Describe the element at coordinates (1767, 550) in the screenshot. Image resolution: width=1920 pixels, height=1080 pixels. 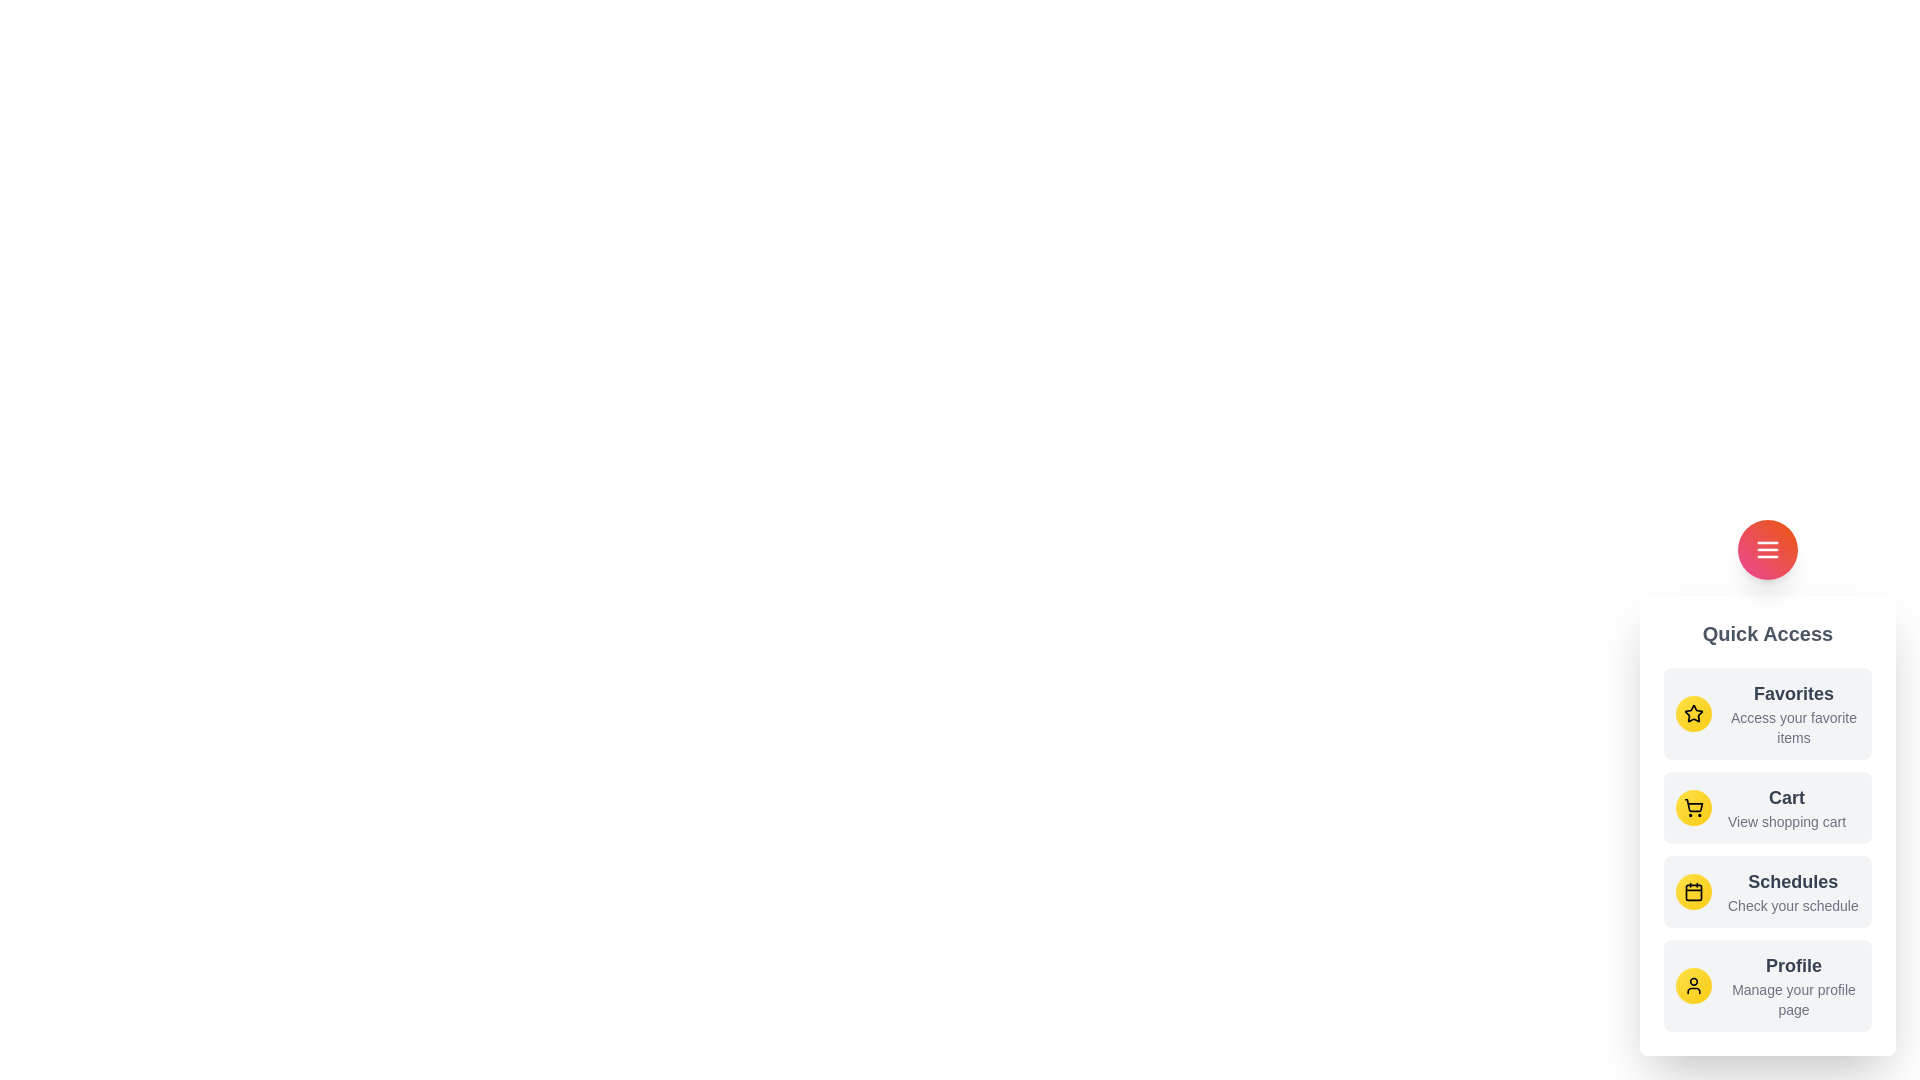
I see `toggle button to collapse the speed dial menu` at that location.